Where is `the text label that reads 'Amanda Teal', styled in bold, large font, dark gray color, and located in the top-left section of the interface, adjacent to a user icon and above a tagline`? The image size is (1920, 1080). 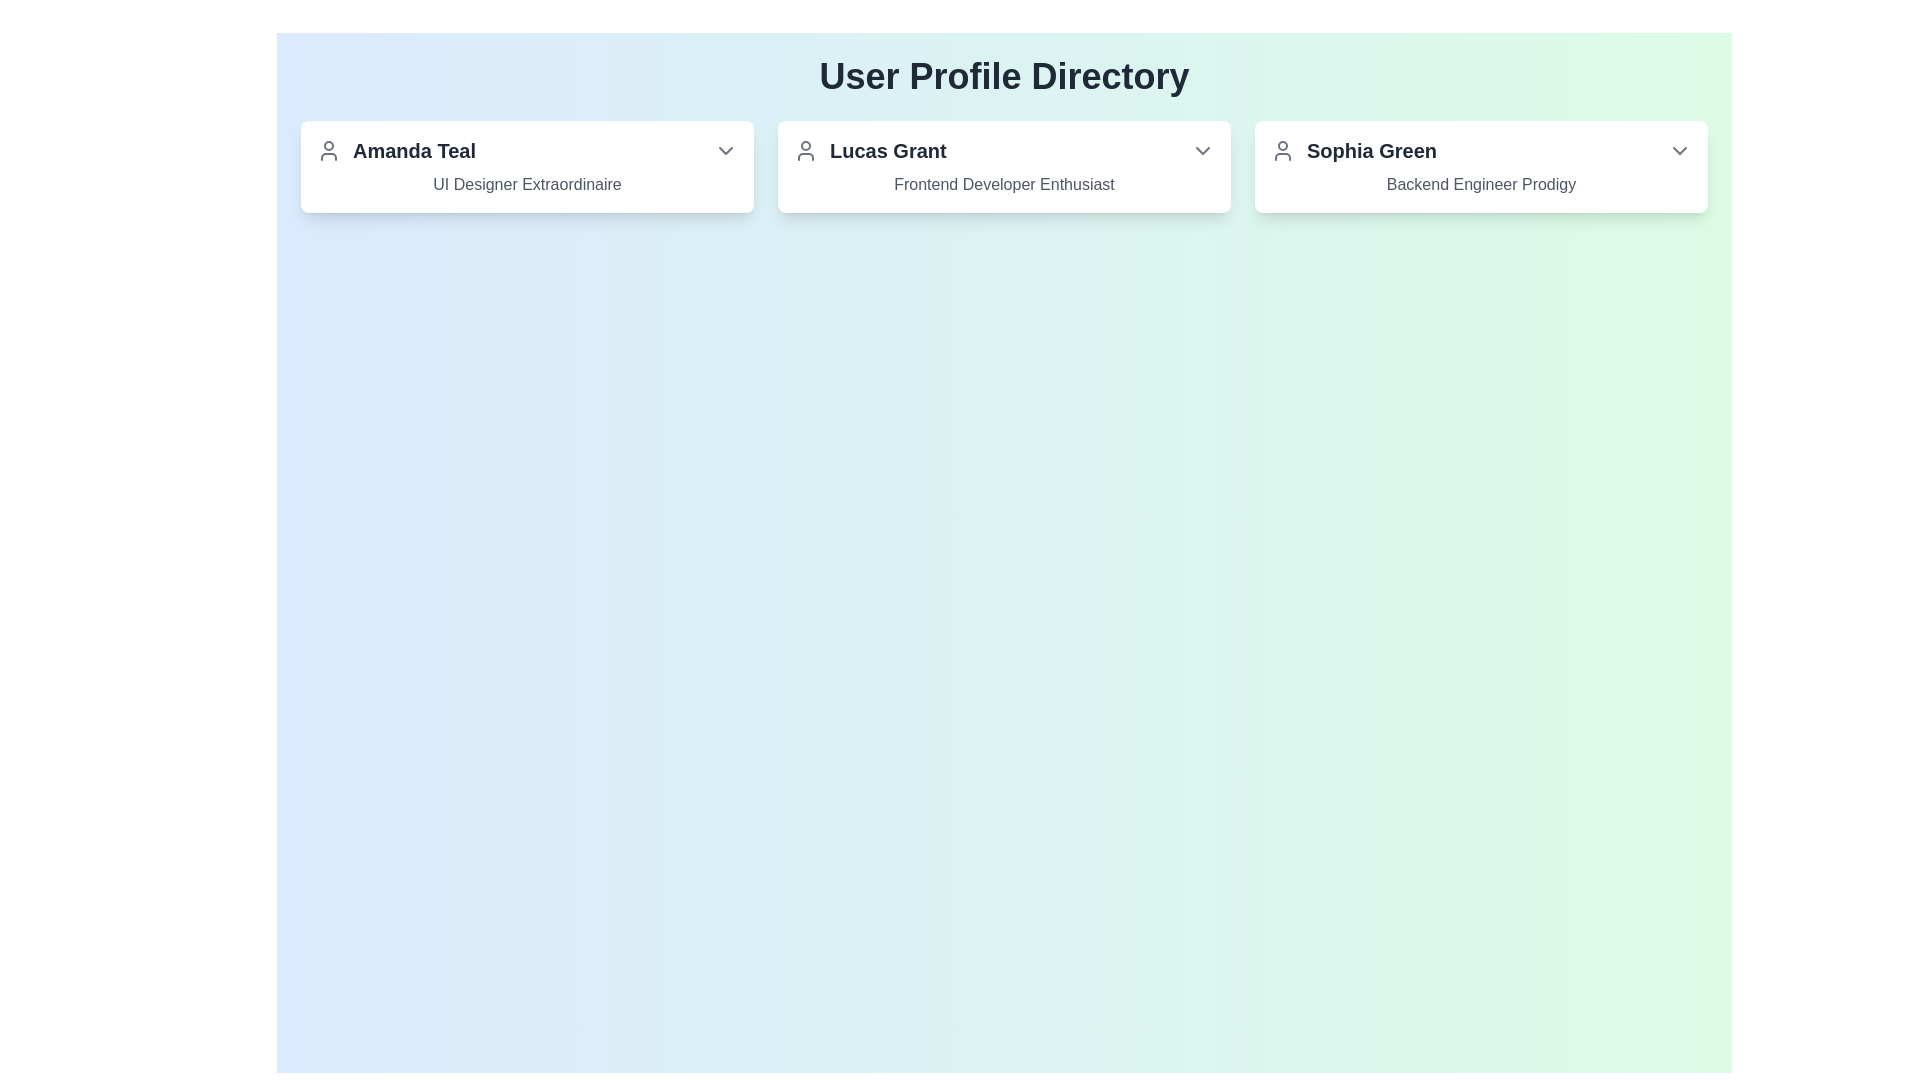 the text label that reads 'Amanda Teal', styled in bold, large font, dark gray color, and located in the top-left section of the interface, adjacent to a user icon and above a tagline is located at coordinates (413, 149).